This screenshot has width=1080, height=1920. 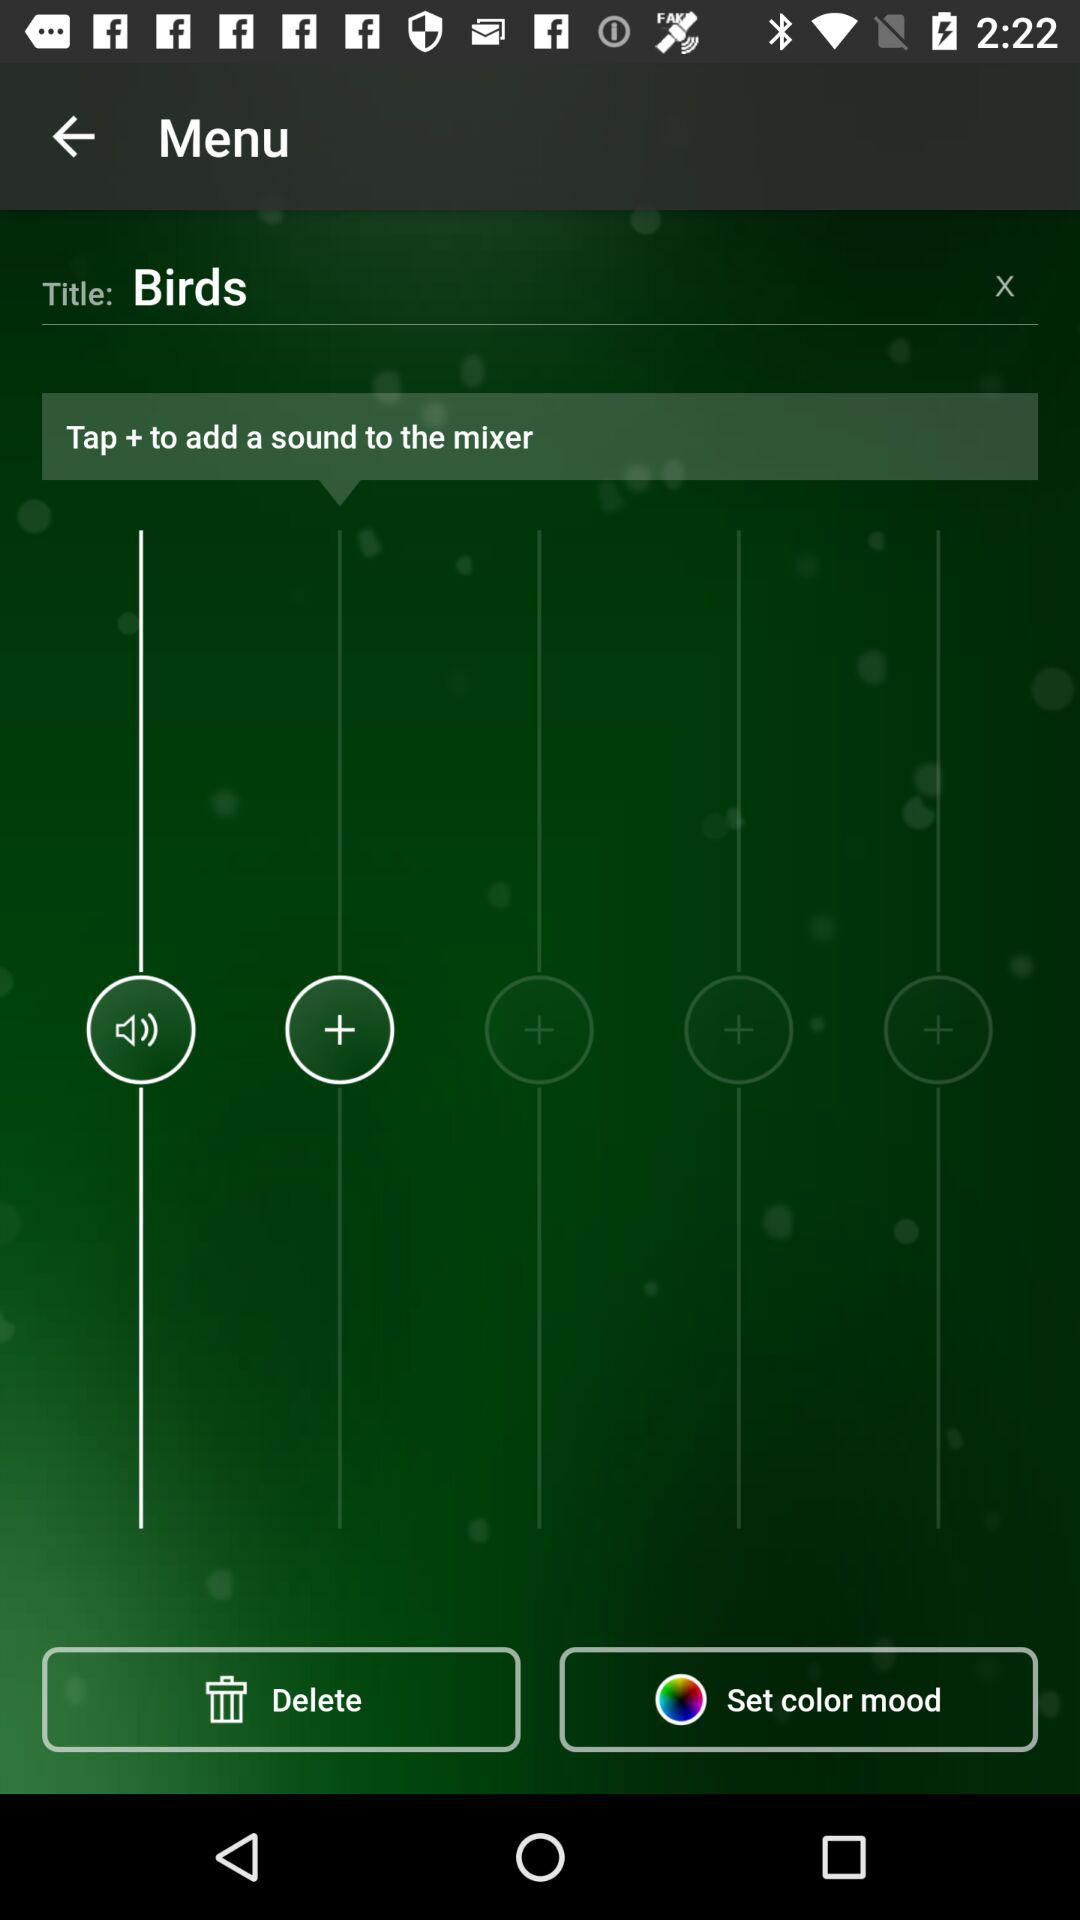 What do you see at coordinates (1005, 284) in the screenshot?
I see `item at the top right corner` at bounding box center [1005, 284].